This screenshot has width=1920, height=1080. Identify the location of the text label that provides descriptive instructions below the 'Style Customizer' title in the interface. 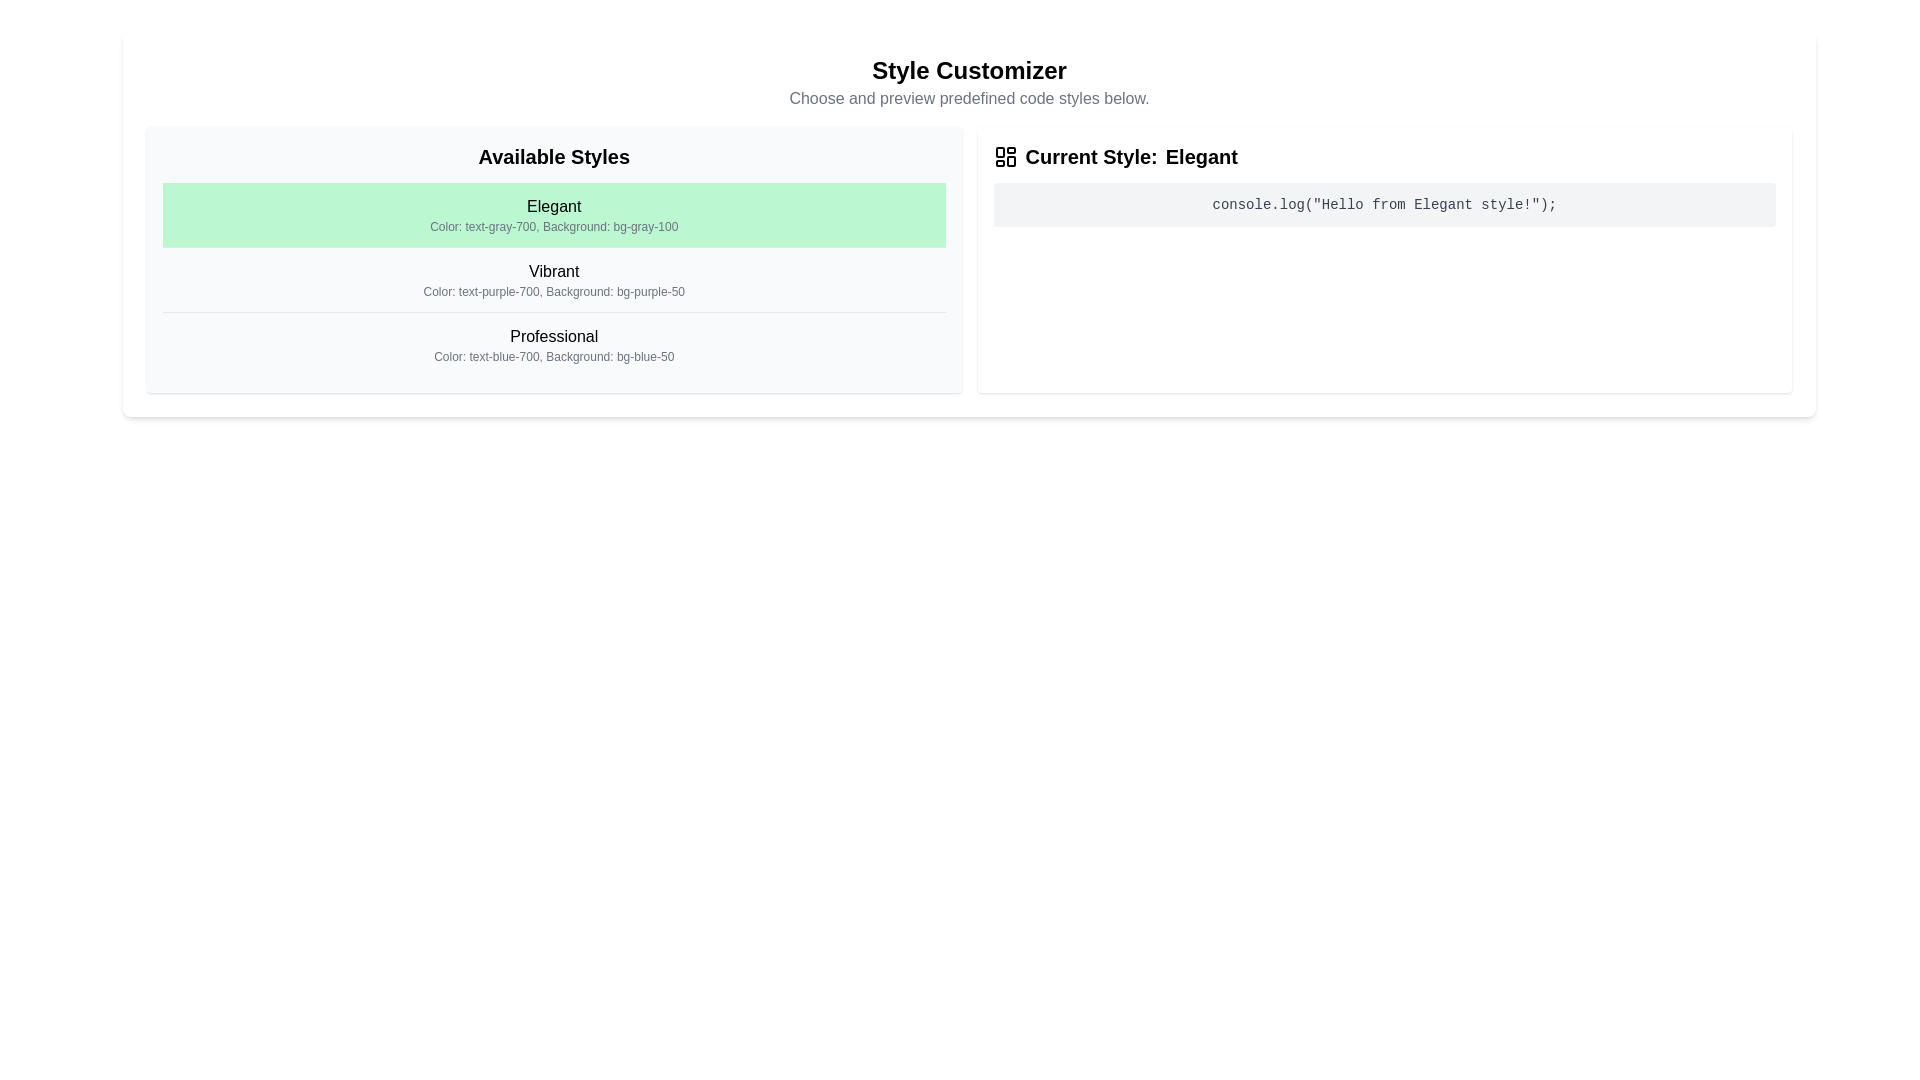
(969, 99).